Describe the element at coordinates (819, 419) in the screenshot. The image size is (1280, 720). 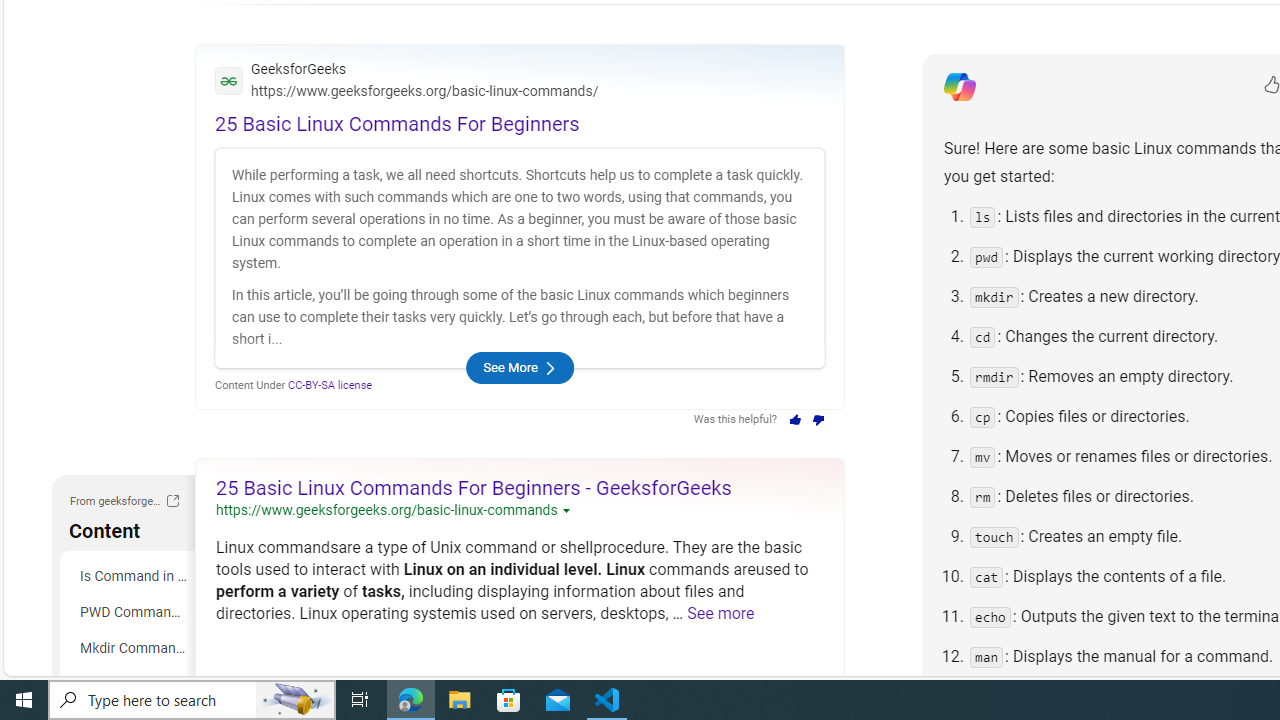
I see `'Thumbs down'` at that location.